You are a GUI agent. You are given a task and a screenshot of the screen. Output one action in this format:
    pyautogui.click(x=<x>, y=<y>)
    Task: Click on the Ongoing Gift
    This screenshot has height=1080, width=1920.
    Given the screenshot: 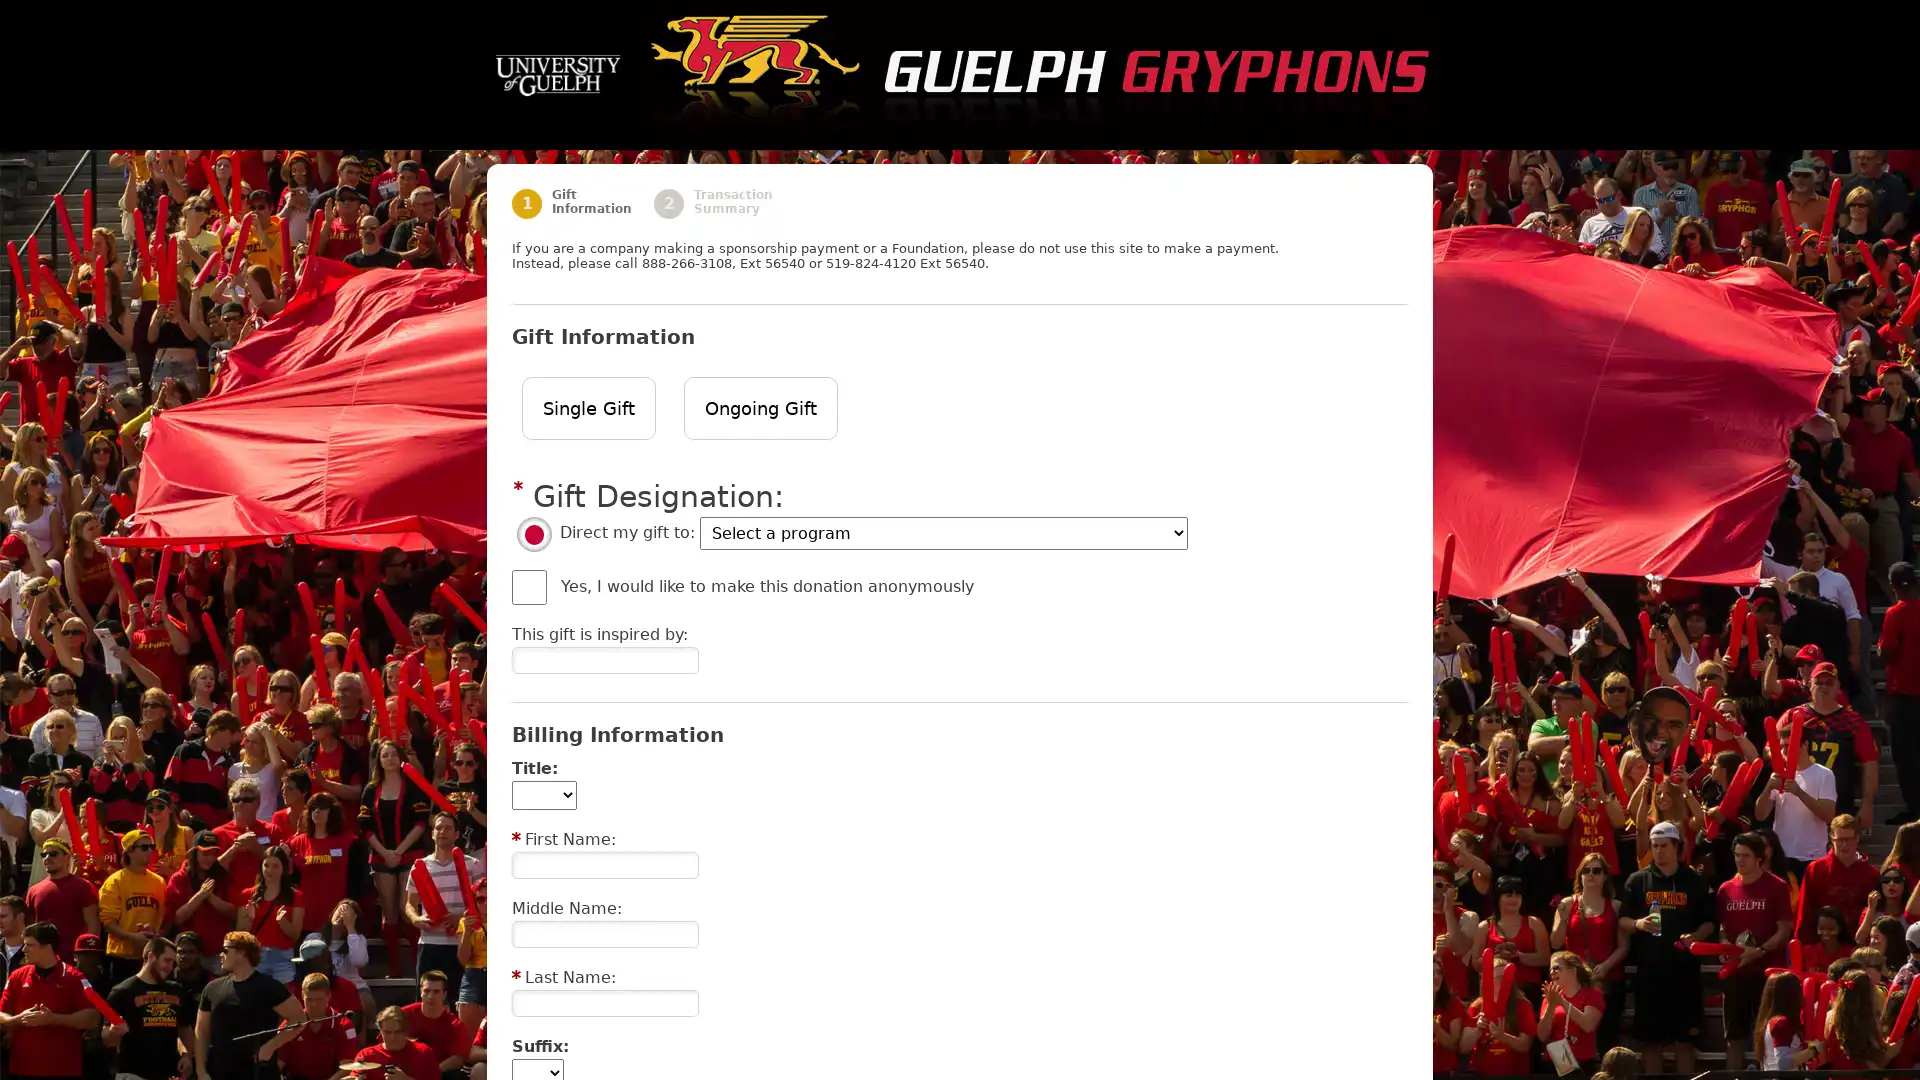 What is the action you would take?
    pyautogui.click(x=760, y=406)
    